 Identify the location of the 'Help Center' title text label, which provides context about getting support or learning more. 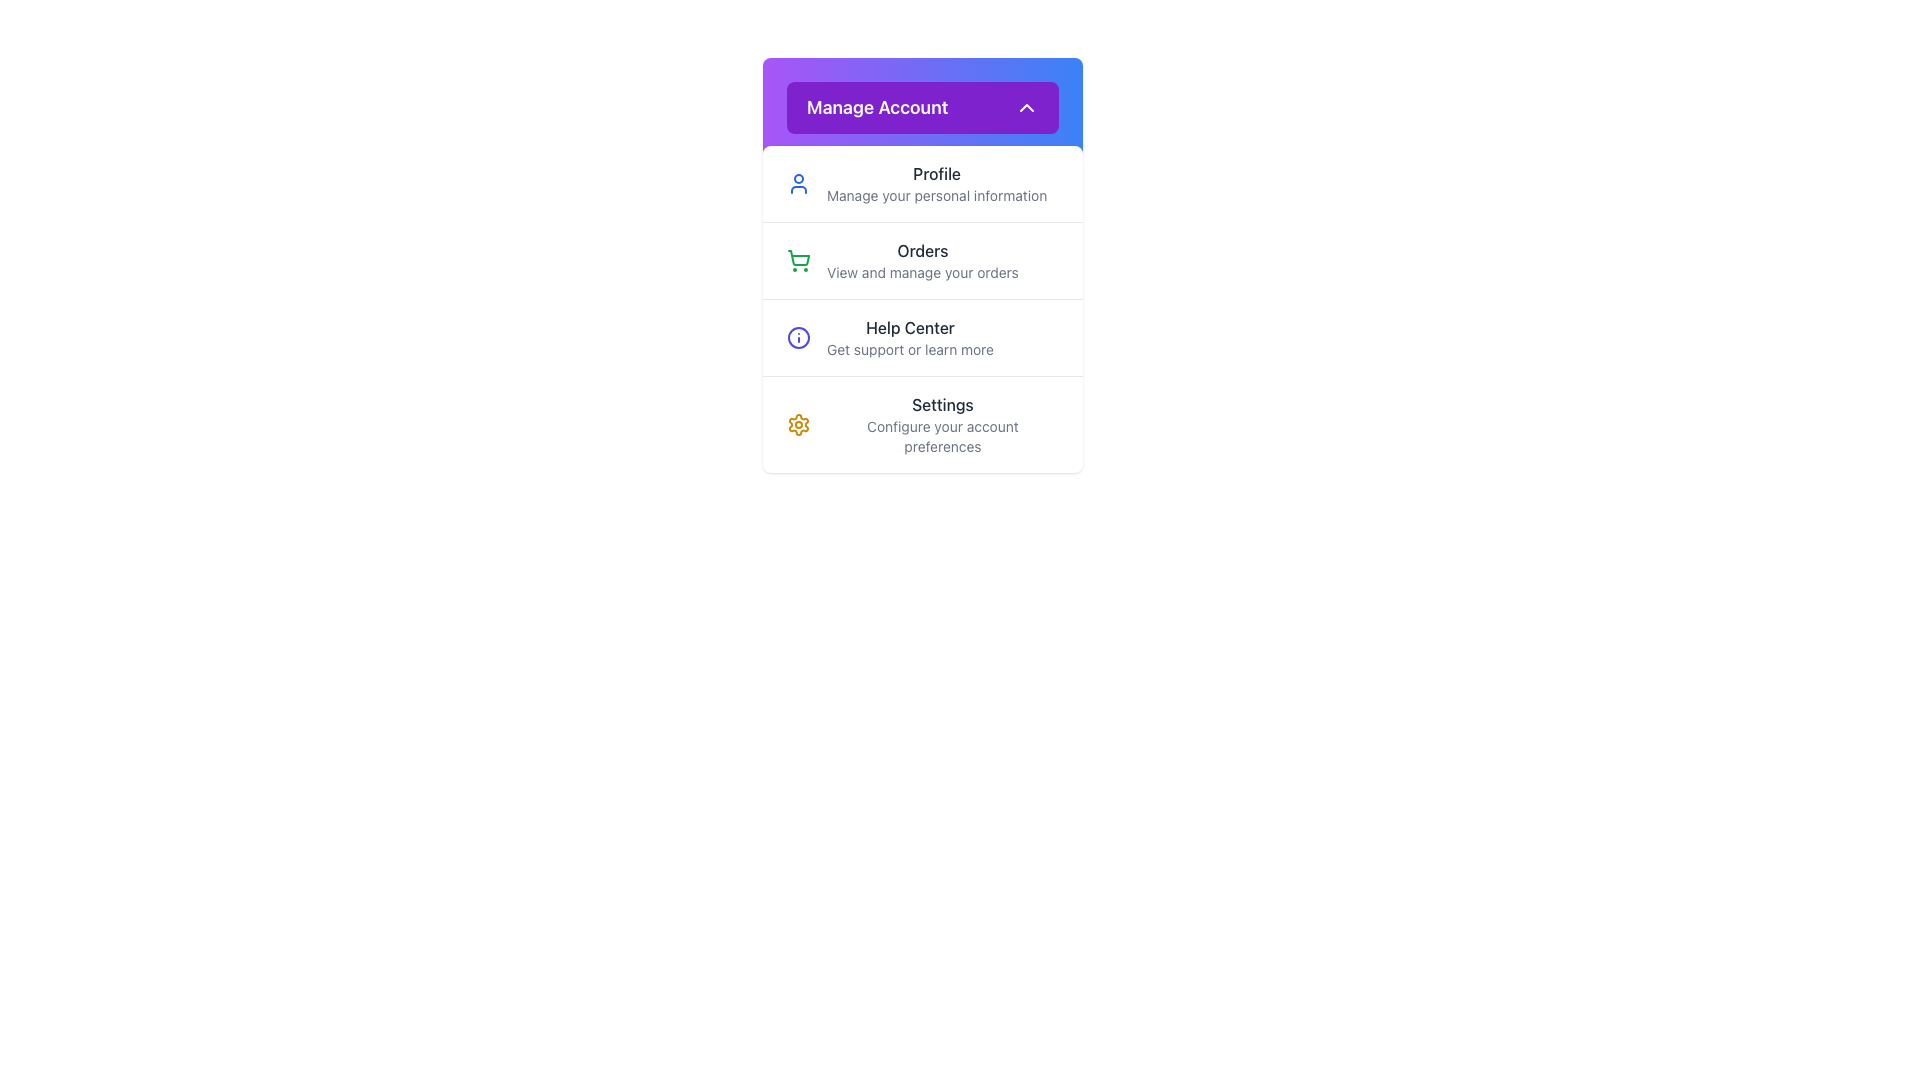
(909, 326).